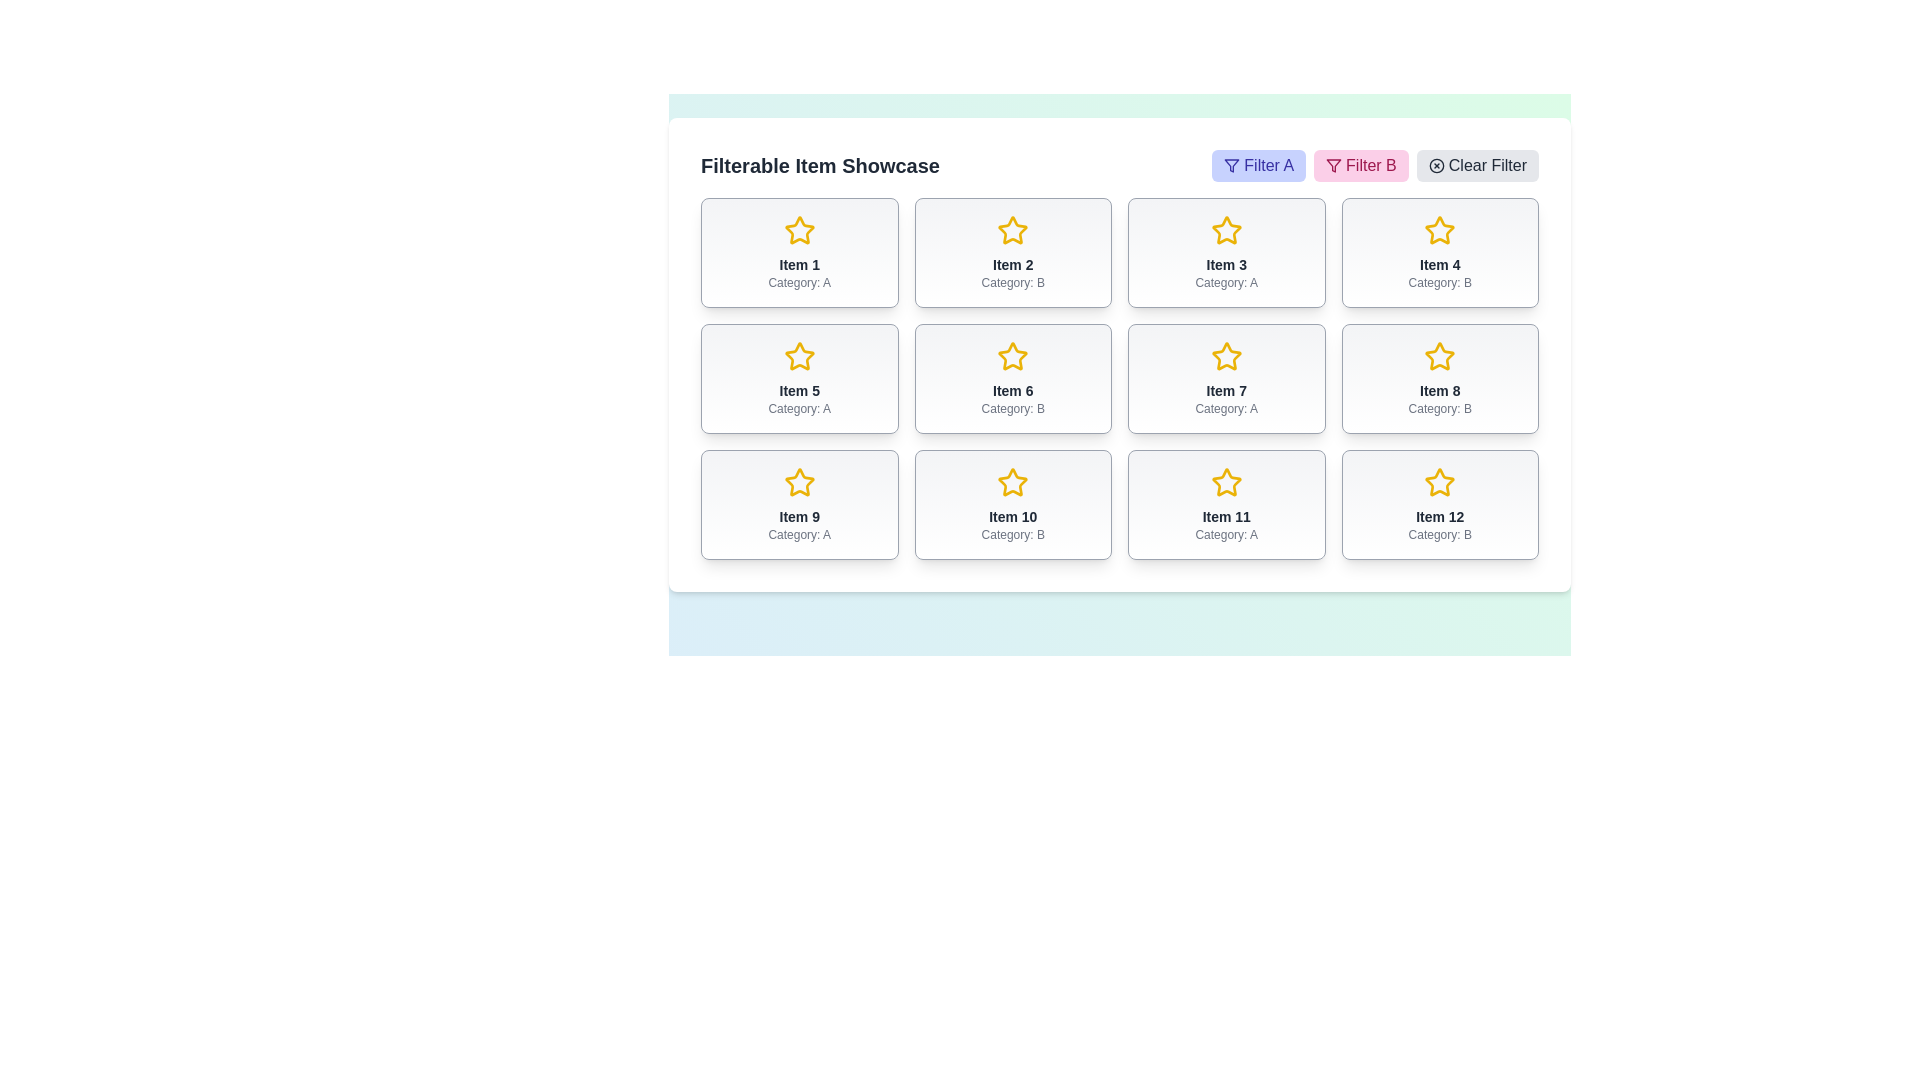 The height and width of the screenshot is (1080, 1920). I want to click on the static text label 'Item 3' which is located in the first row, third column of the grid and is centered below a yellow star icon, so click(1225, 264).